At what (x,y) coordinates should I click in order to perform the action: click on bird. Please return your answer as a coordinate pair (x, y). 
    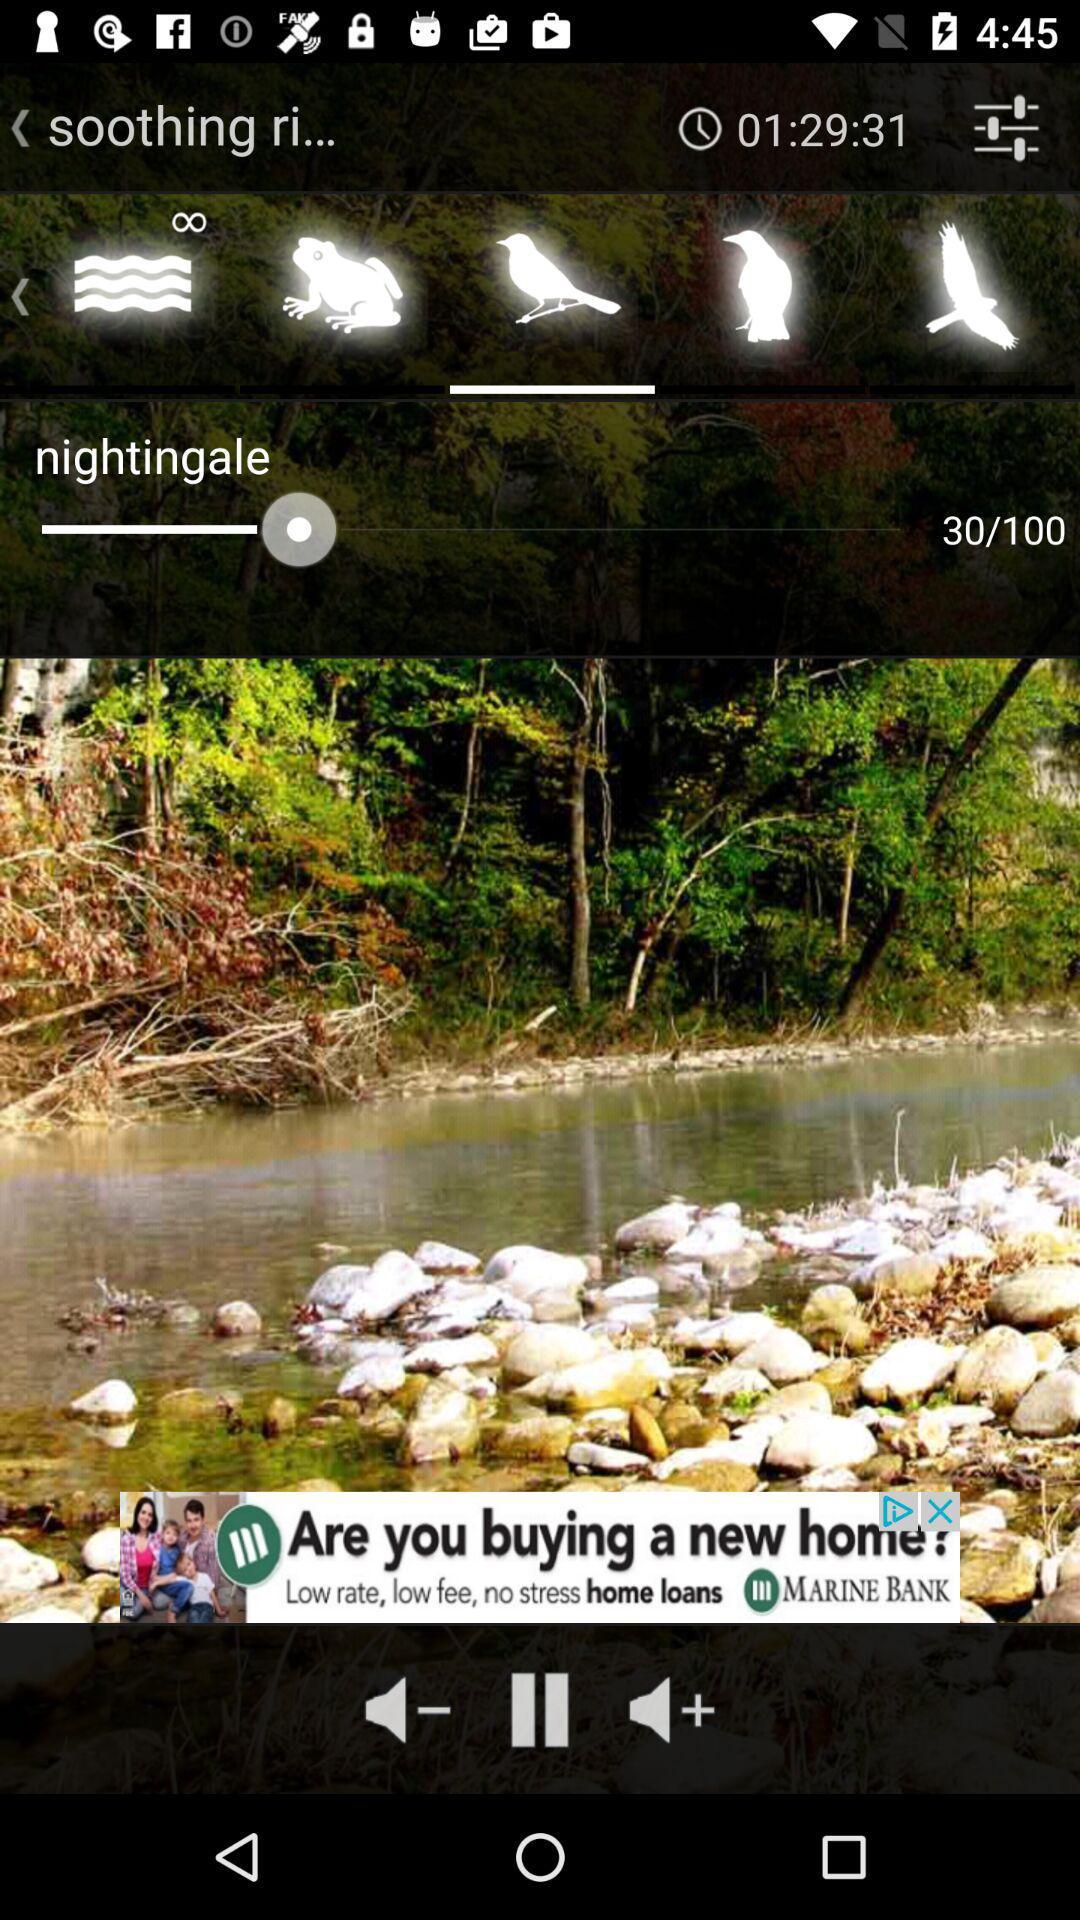
    Looking at the image, I should click on (762, 291).